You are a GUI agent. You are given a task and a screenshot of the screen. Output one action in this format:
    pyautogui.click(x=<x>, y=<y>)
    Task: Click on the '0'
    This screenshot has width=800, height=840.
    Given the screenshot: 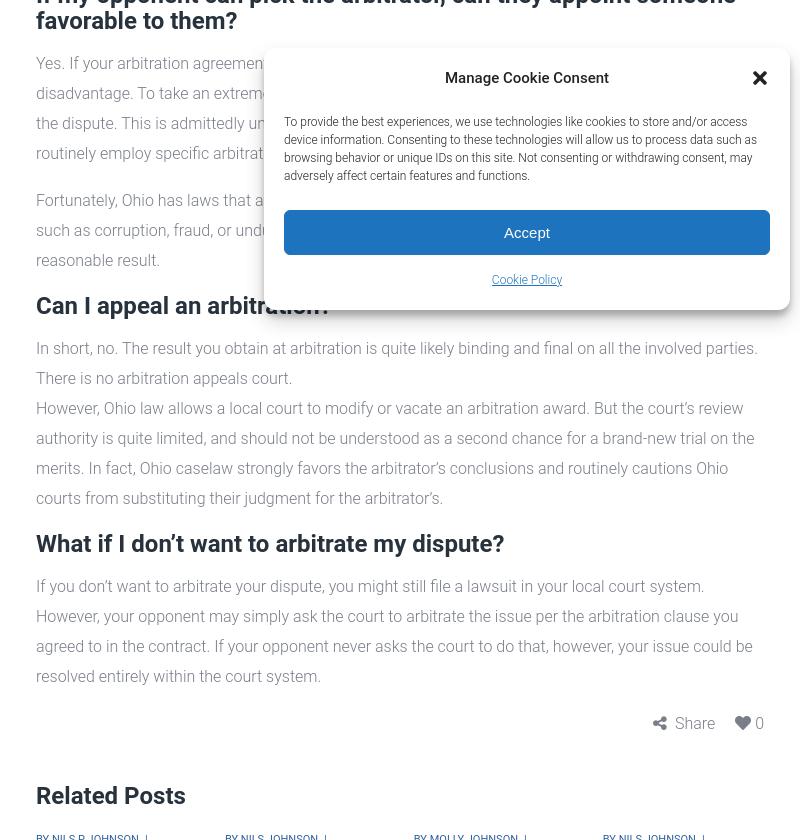 What is the action you would take?
    pyautogui.click(x=759, y=723)
    